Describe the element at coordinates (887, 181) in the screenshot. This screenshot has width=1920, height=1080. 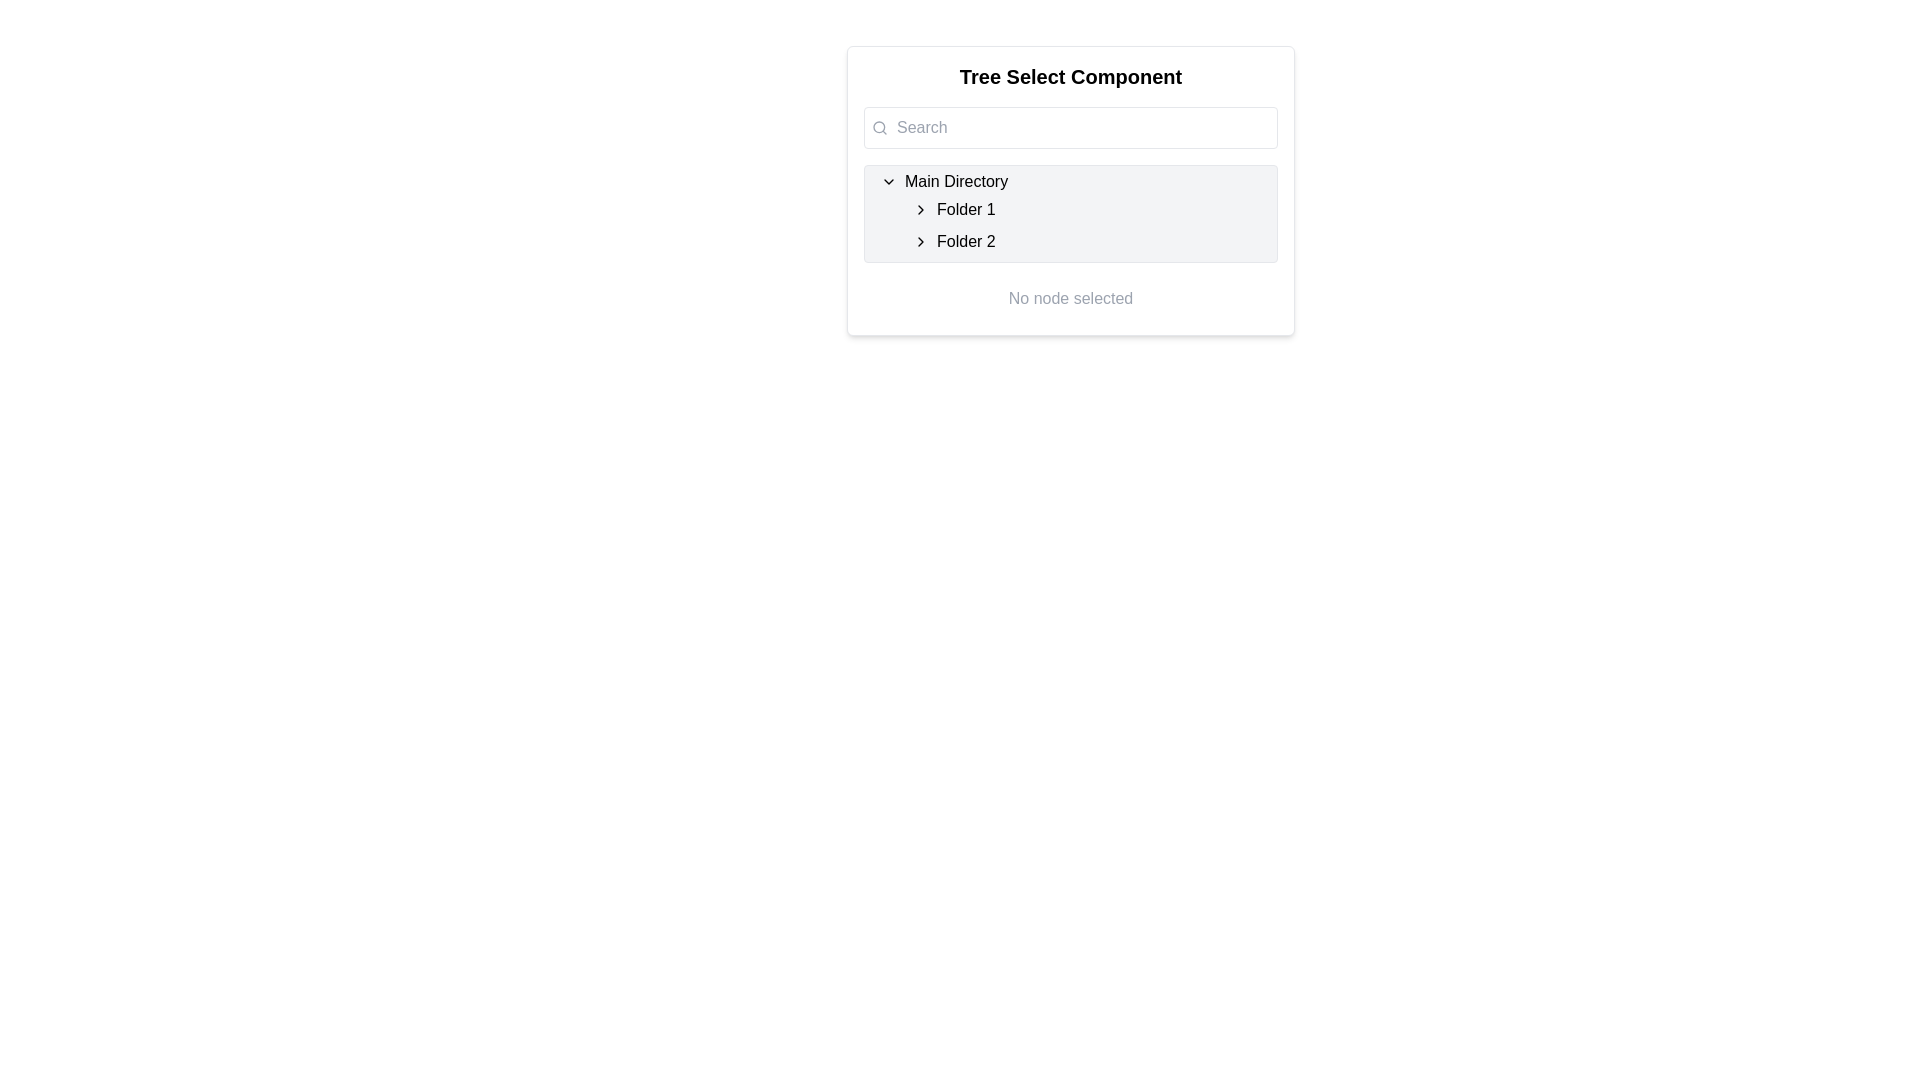
I see `the downward-pointing chevron-shaped icon located to the left of the 'Main Directory' text` at that location.